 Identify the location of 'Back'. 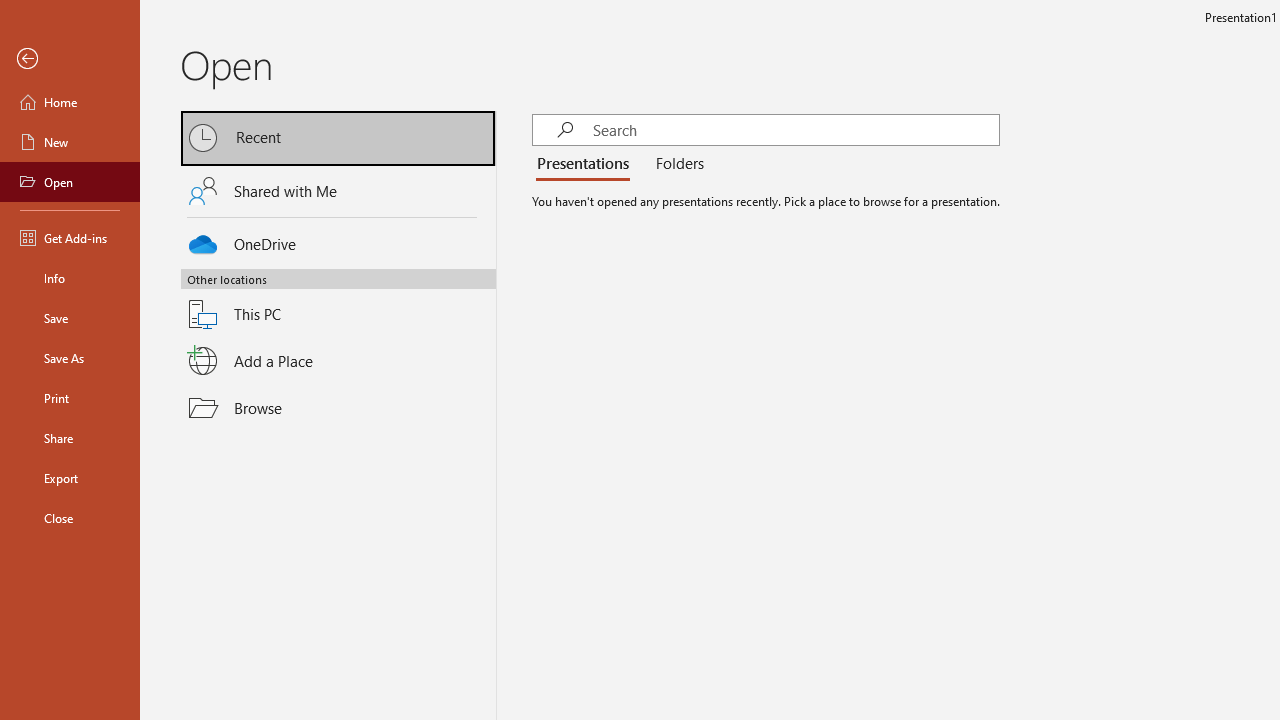
(69, 58).